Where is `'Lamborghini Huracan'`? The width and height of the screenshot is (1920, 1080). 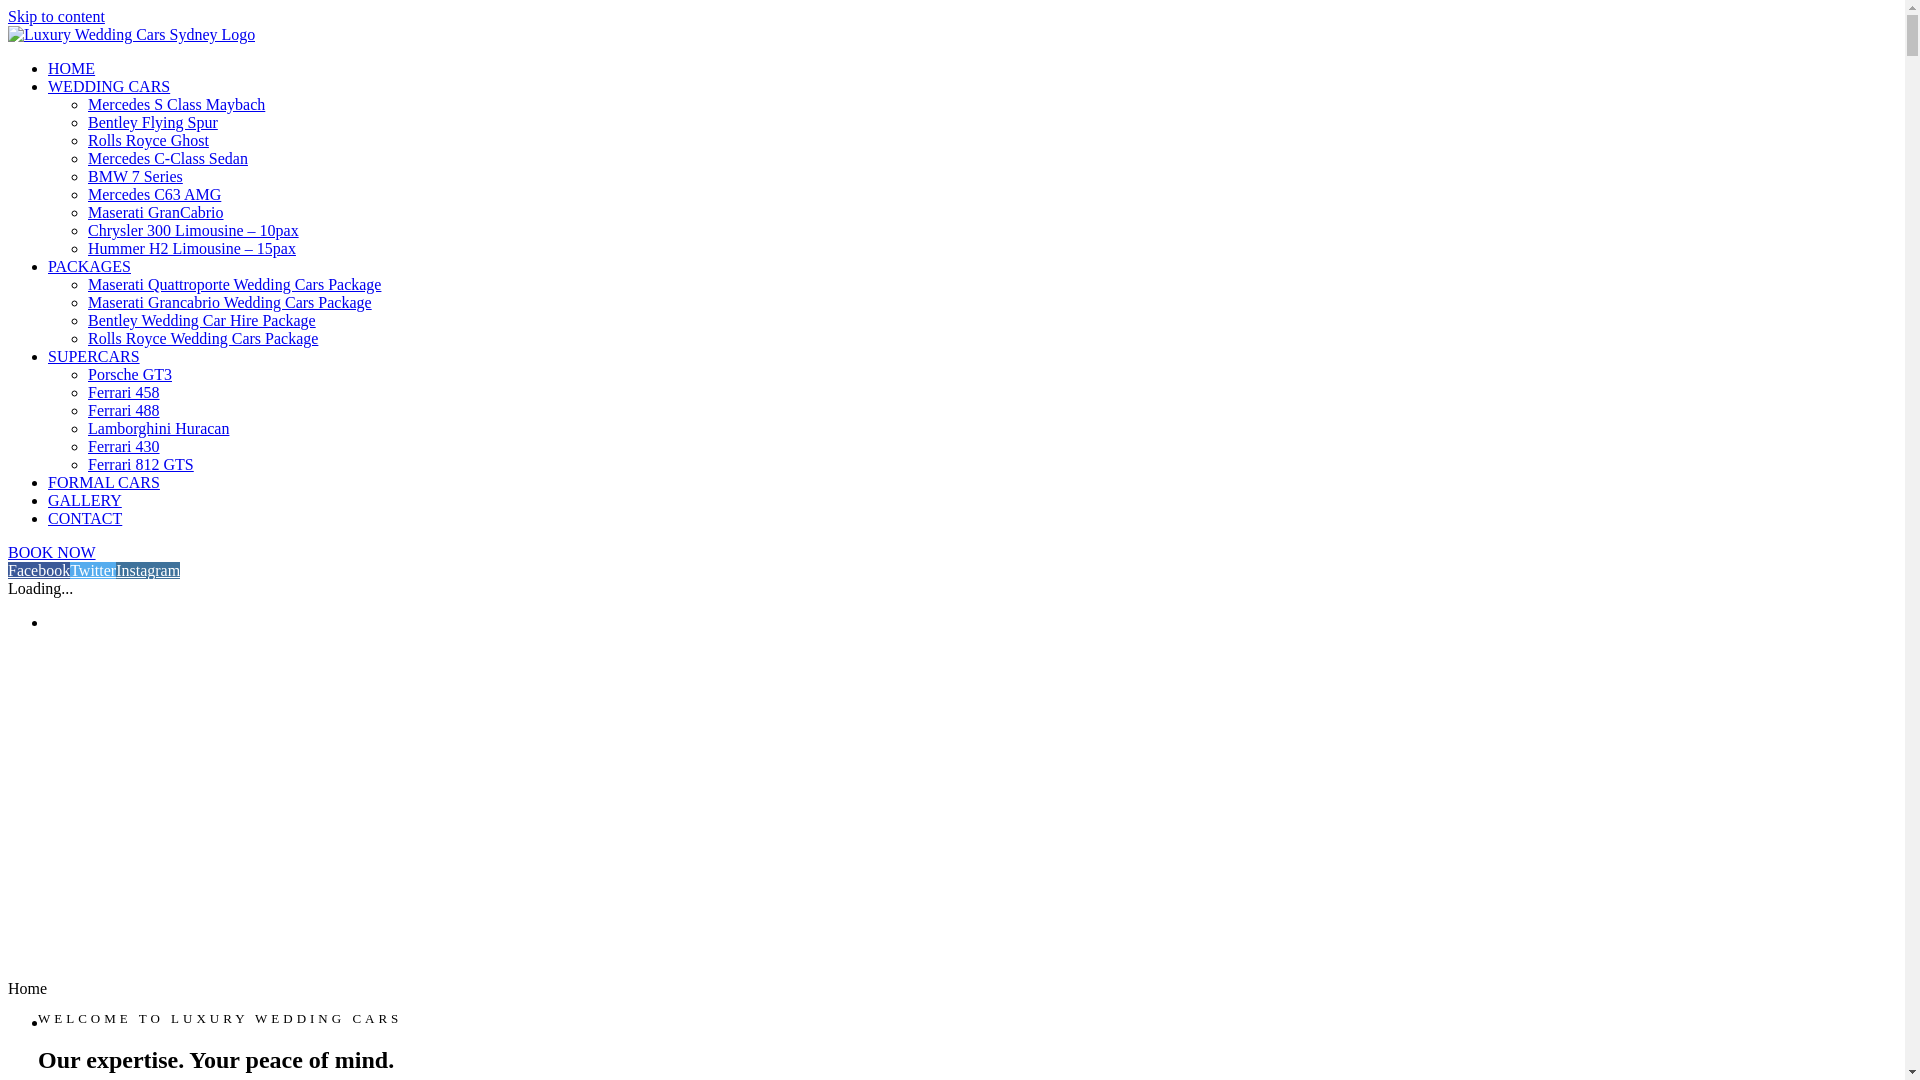 'Lamborghini Huracan' is located at coordinates (157, 427).